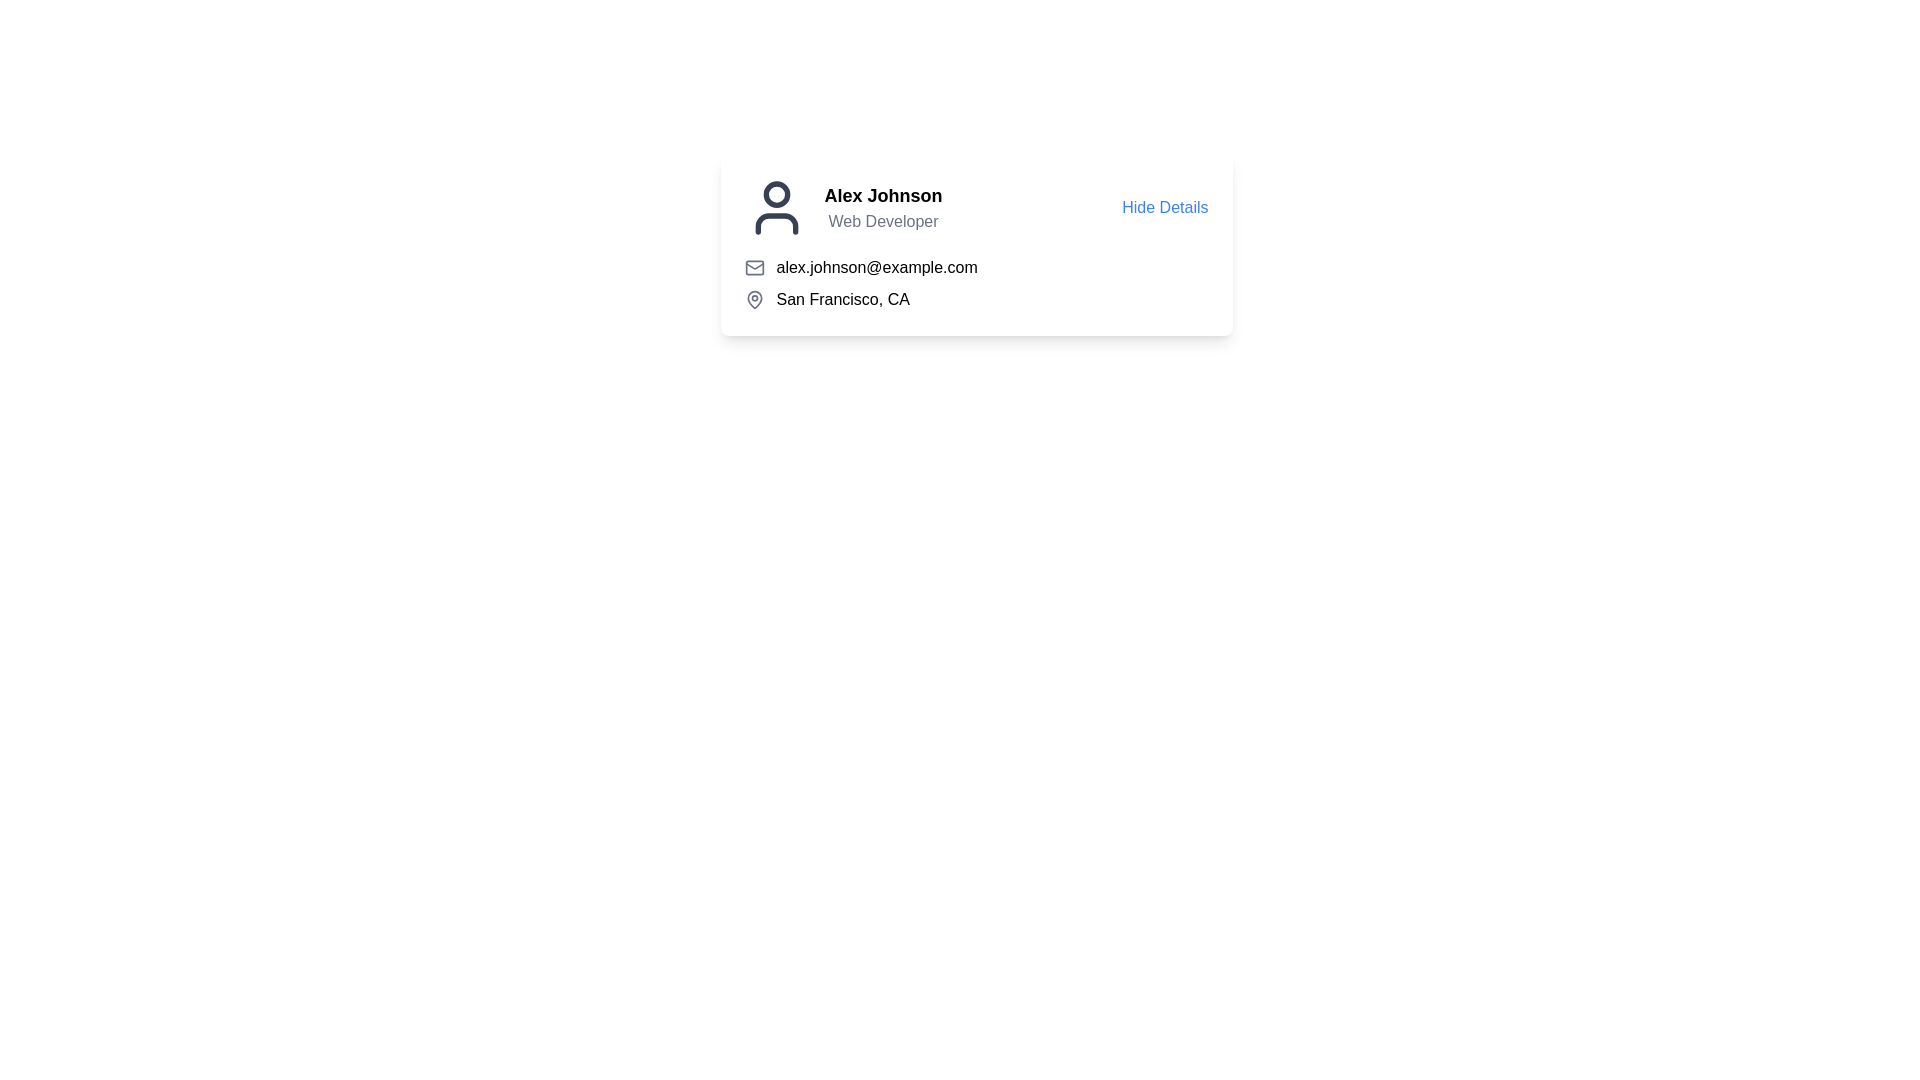 The height and width of the screenshot is (1080, 1920). What do you see at coordinates (882, 222) in the screenshot?
I see `the text label that serves as a job title or description related to the user profile named 'Alex Johnson', which is positioned below the sibling element displaying 'Alex Johnson'` at bounding box center [882, 222].